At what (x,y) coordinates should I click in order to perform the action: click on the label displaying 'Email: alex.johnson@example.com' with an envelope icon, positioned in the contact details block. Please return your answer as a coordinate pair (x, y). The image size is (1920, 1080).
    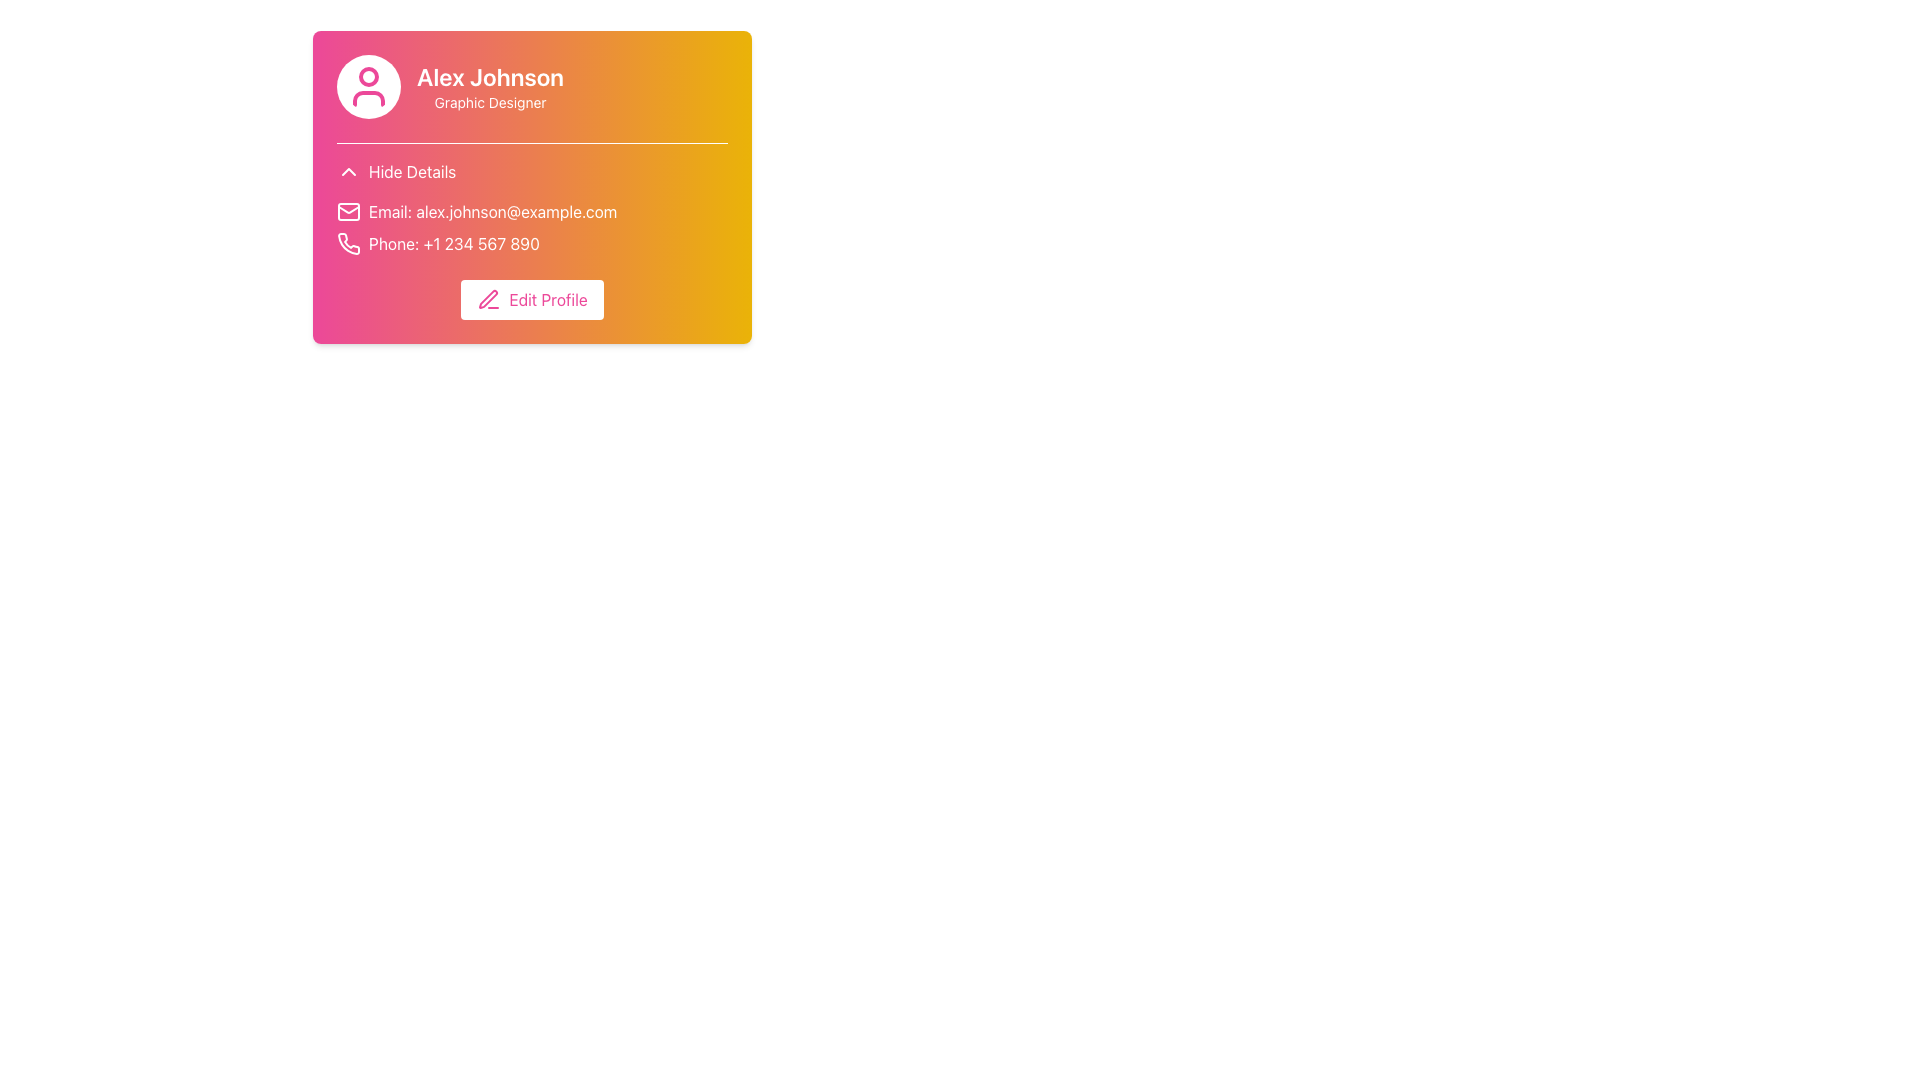
    Looking at the image, I should click on (532, 212).